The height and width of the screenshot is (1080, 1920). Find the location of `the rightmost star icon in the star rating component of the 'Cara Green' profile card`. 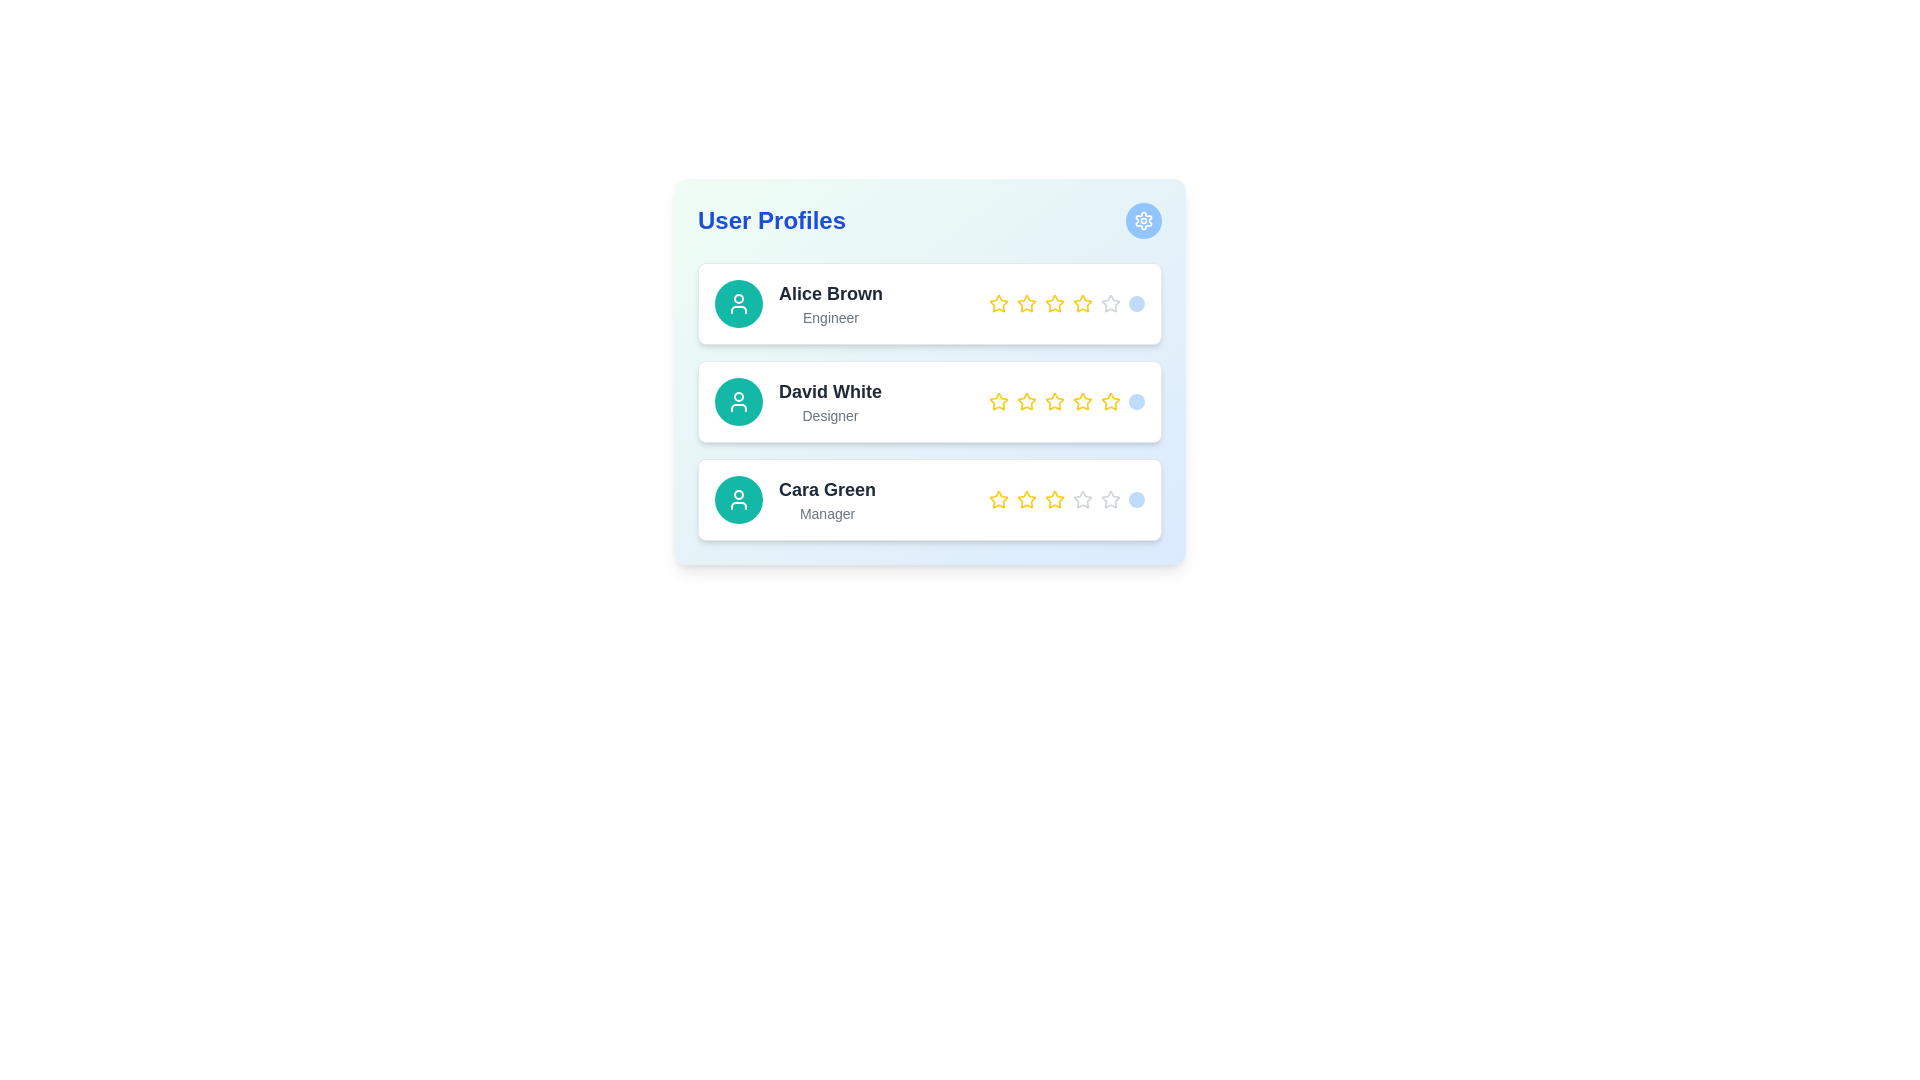

the rightmost star icon in the star rating component of the 'Cara Green' profile card is located at coordinates (1109, 499).